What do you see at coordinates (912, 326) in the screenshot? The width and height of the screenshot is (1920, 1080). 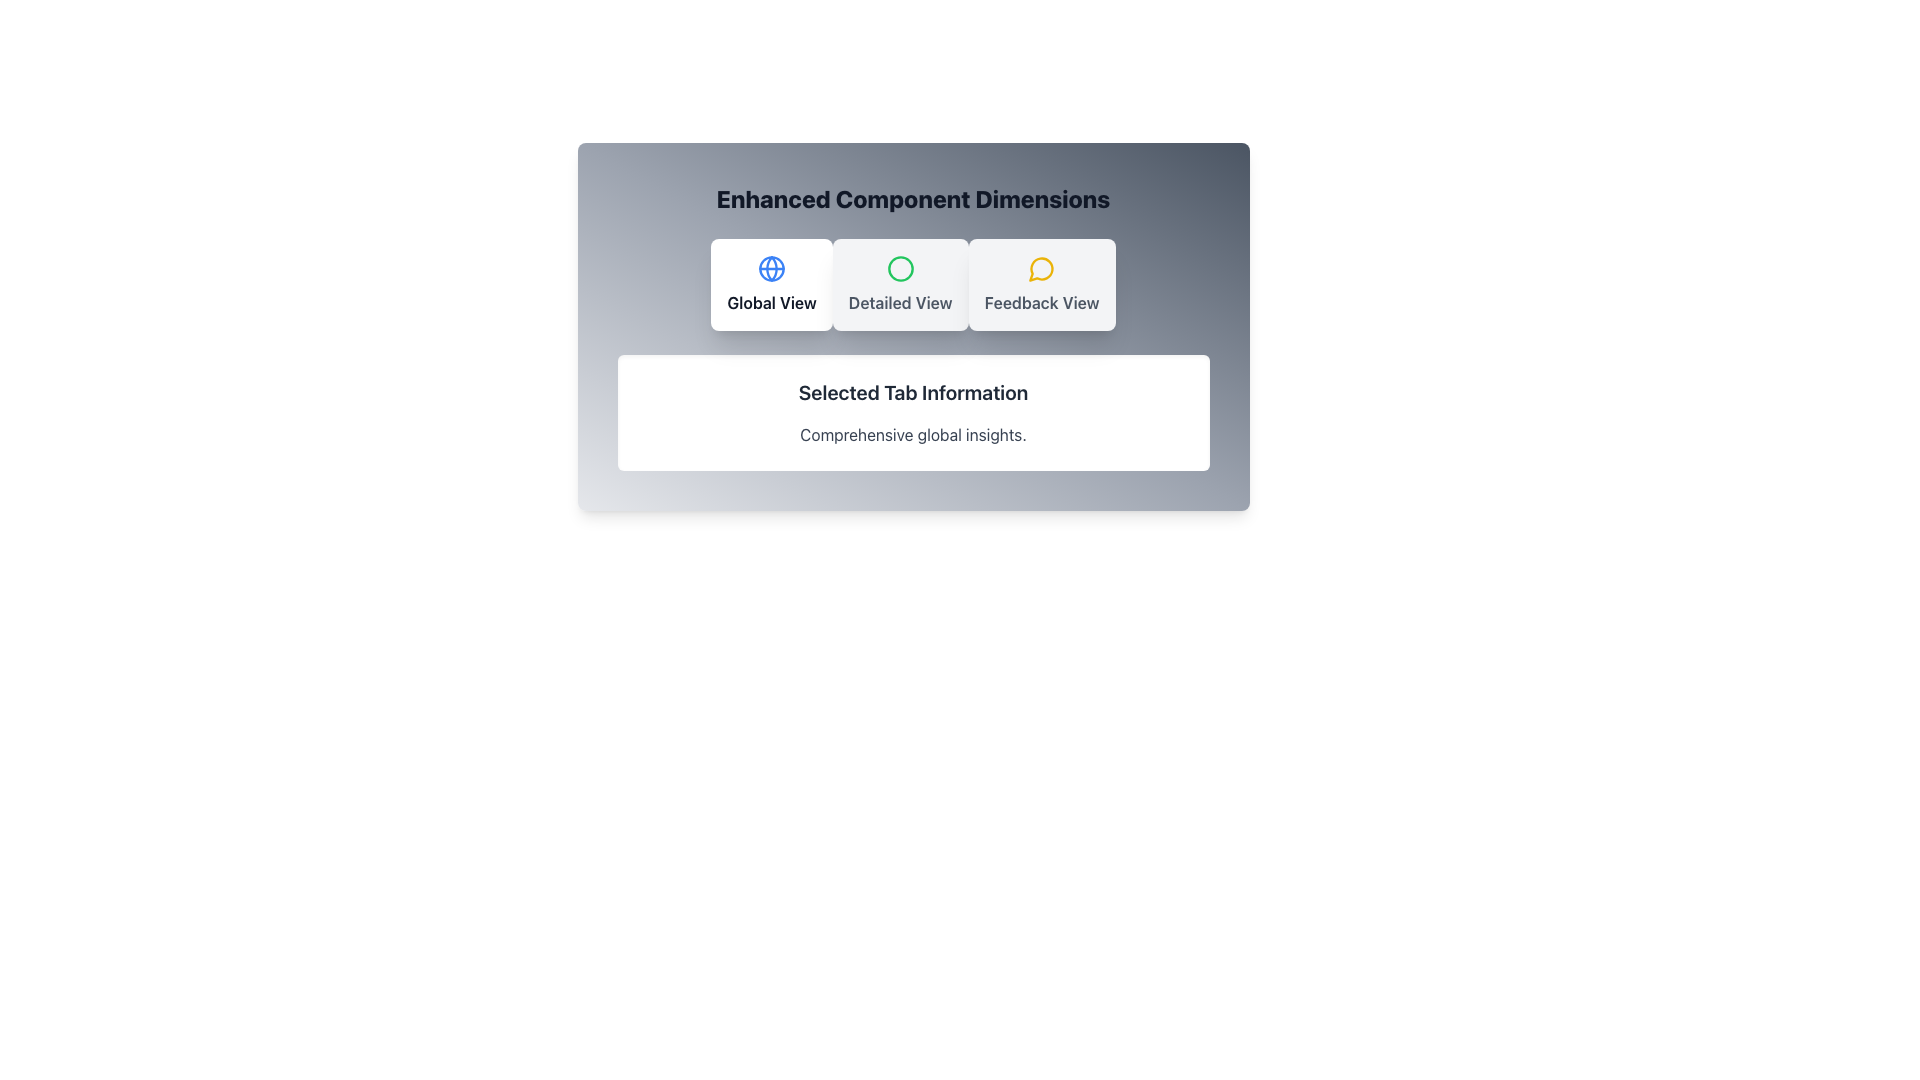 I see `the options cards ('Global View', 'Detailed View', 'Feedback View') in the Interactive Panel titled 'Enhanced Component Dimensions'` at bounding box center [912, 326].